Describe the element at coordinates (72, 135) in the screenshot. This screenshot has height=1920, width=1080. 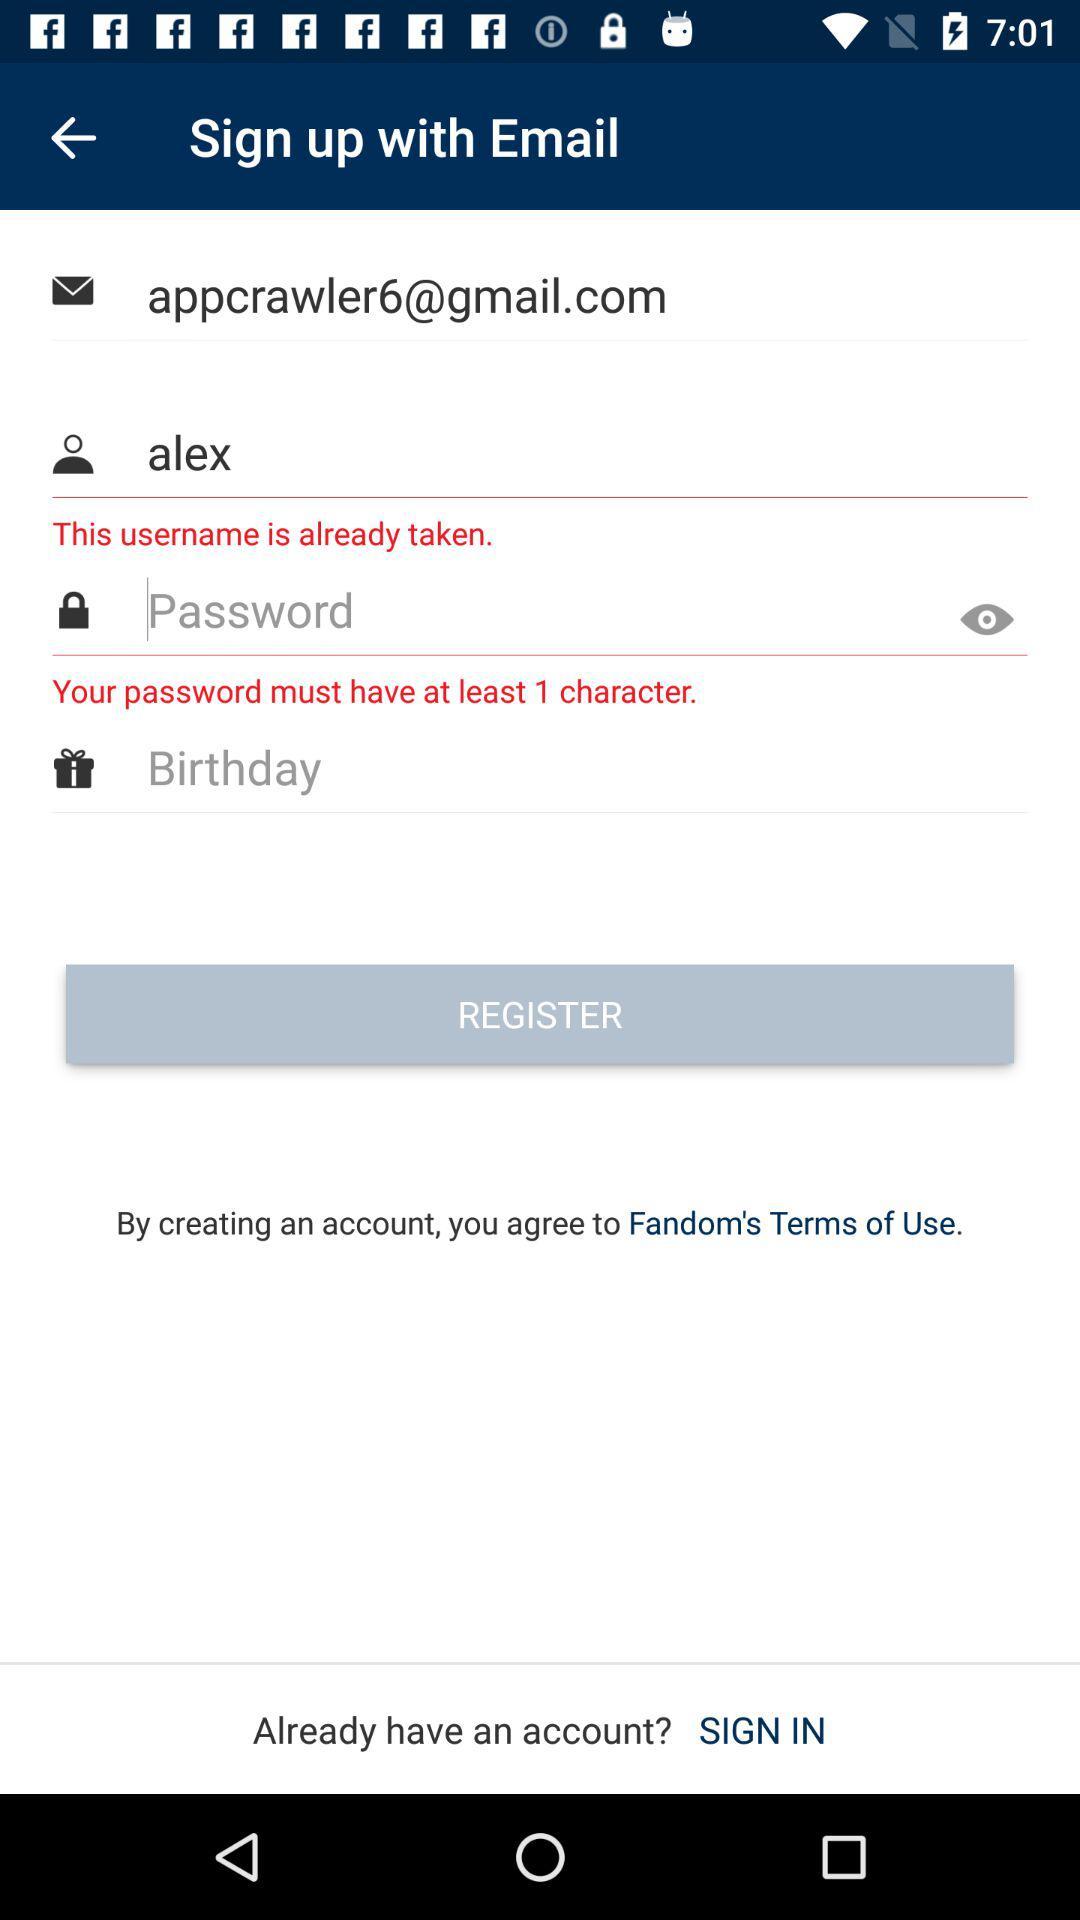
I see `item to the left of sign up with item` at that location.